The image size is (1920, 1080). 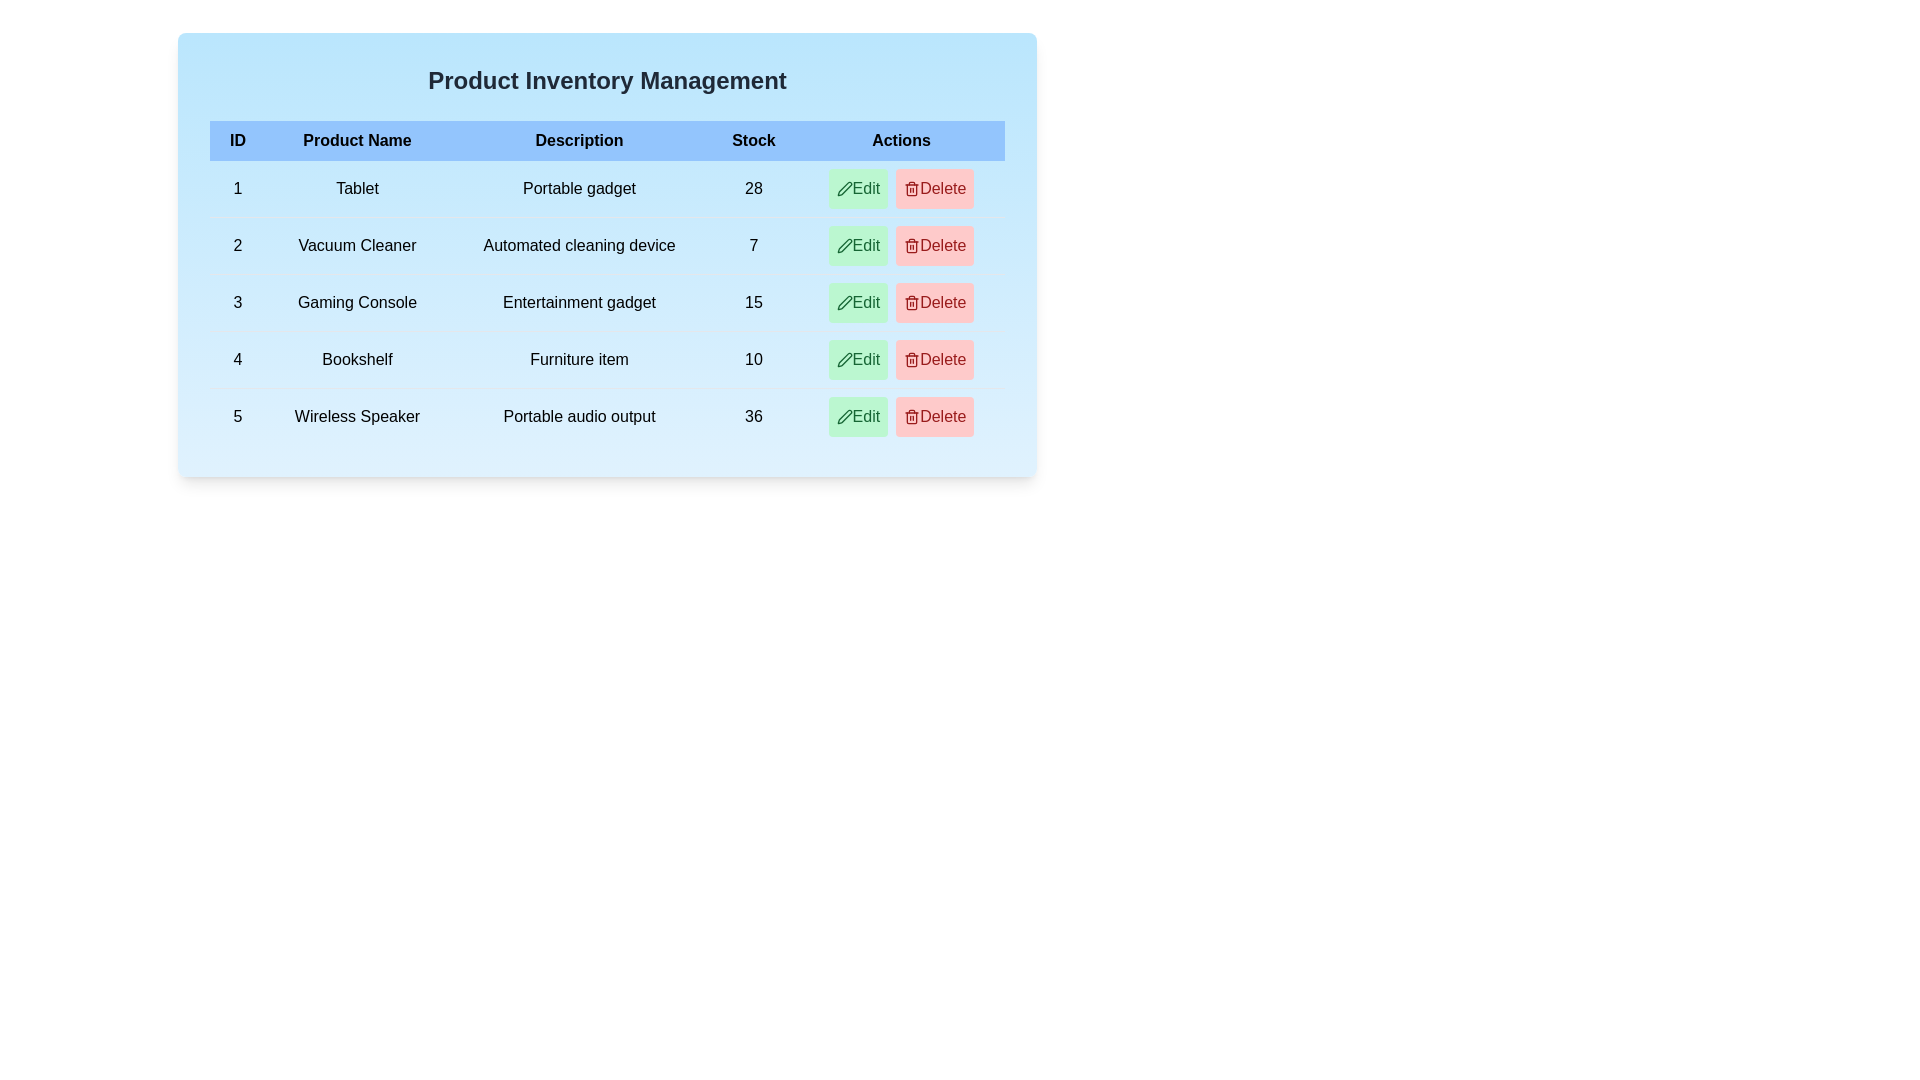 I want to click on the fifth 'Delete' button with a trash can icon located in the action column of the data table adjacent to the product named 'Bookshelf' to initiate a delete action, so click(x=934, y=358).